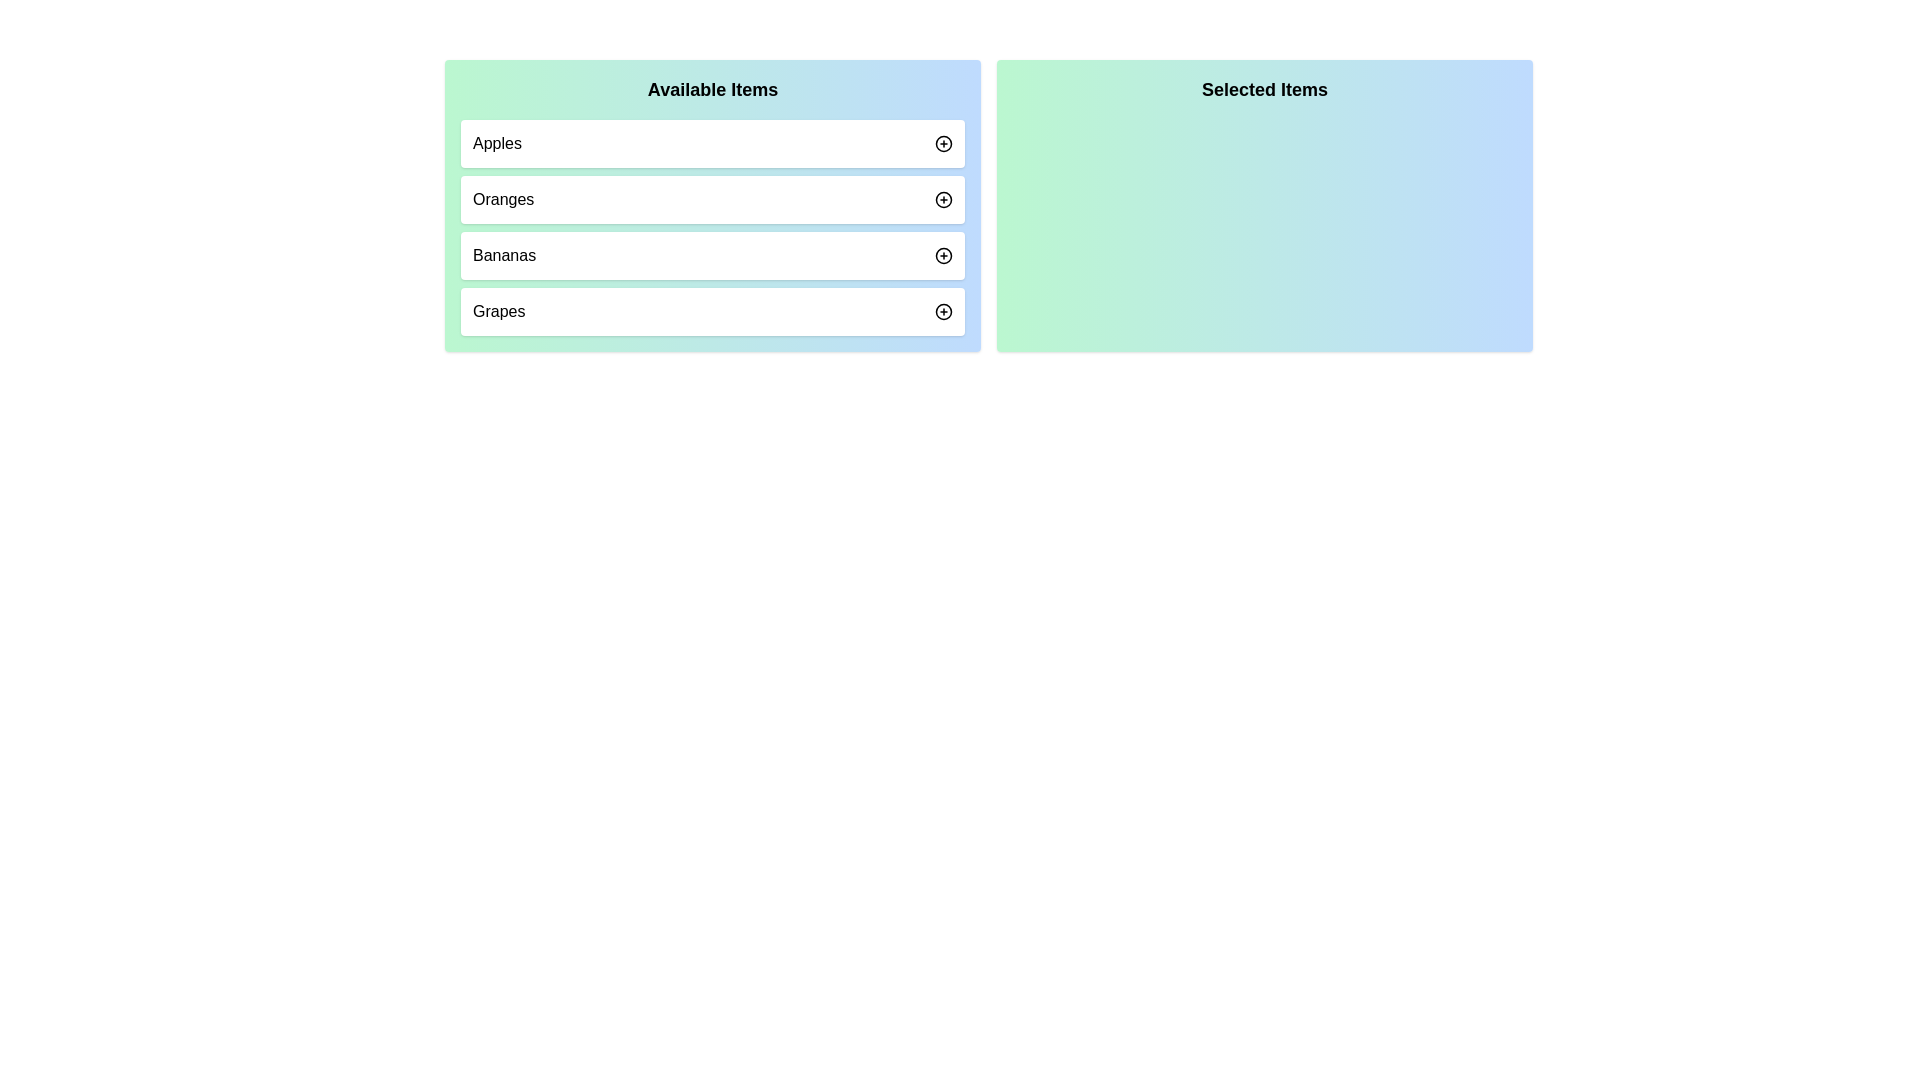 This screenshot has height=1080, width=1920. Describe the element at coordinates (943, 254) in the screenshot. I see `'+' button next to Bananas in the 'Available Items' list to transfer it to 'Selected Items'` at that location.